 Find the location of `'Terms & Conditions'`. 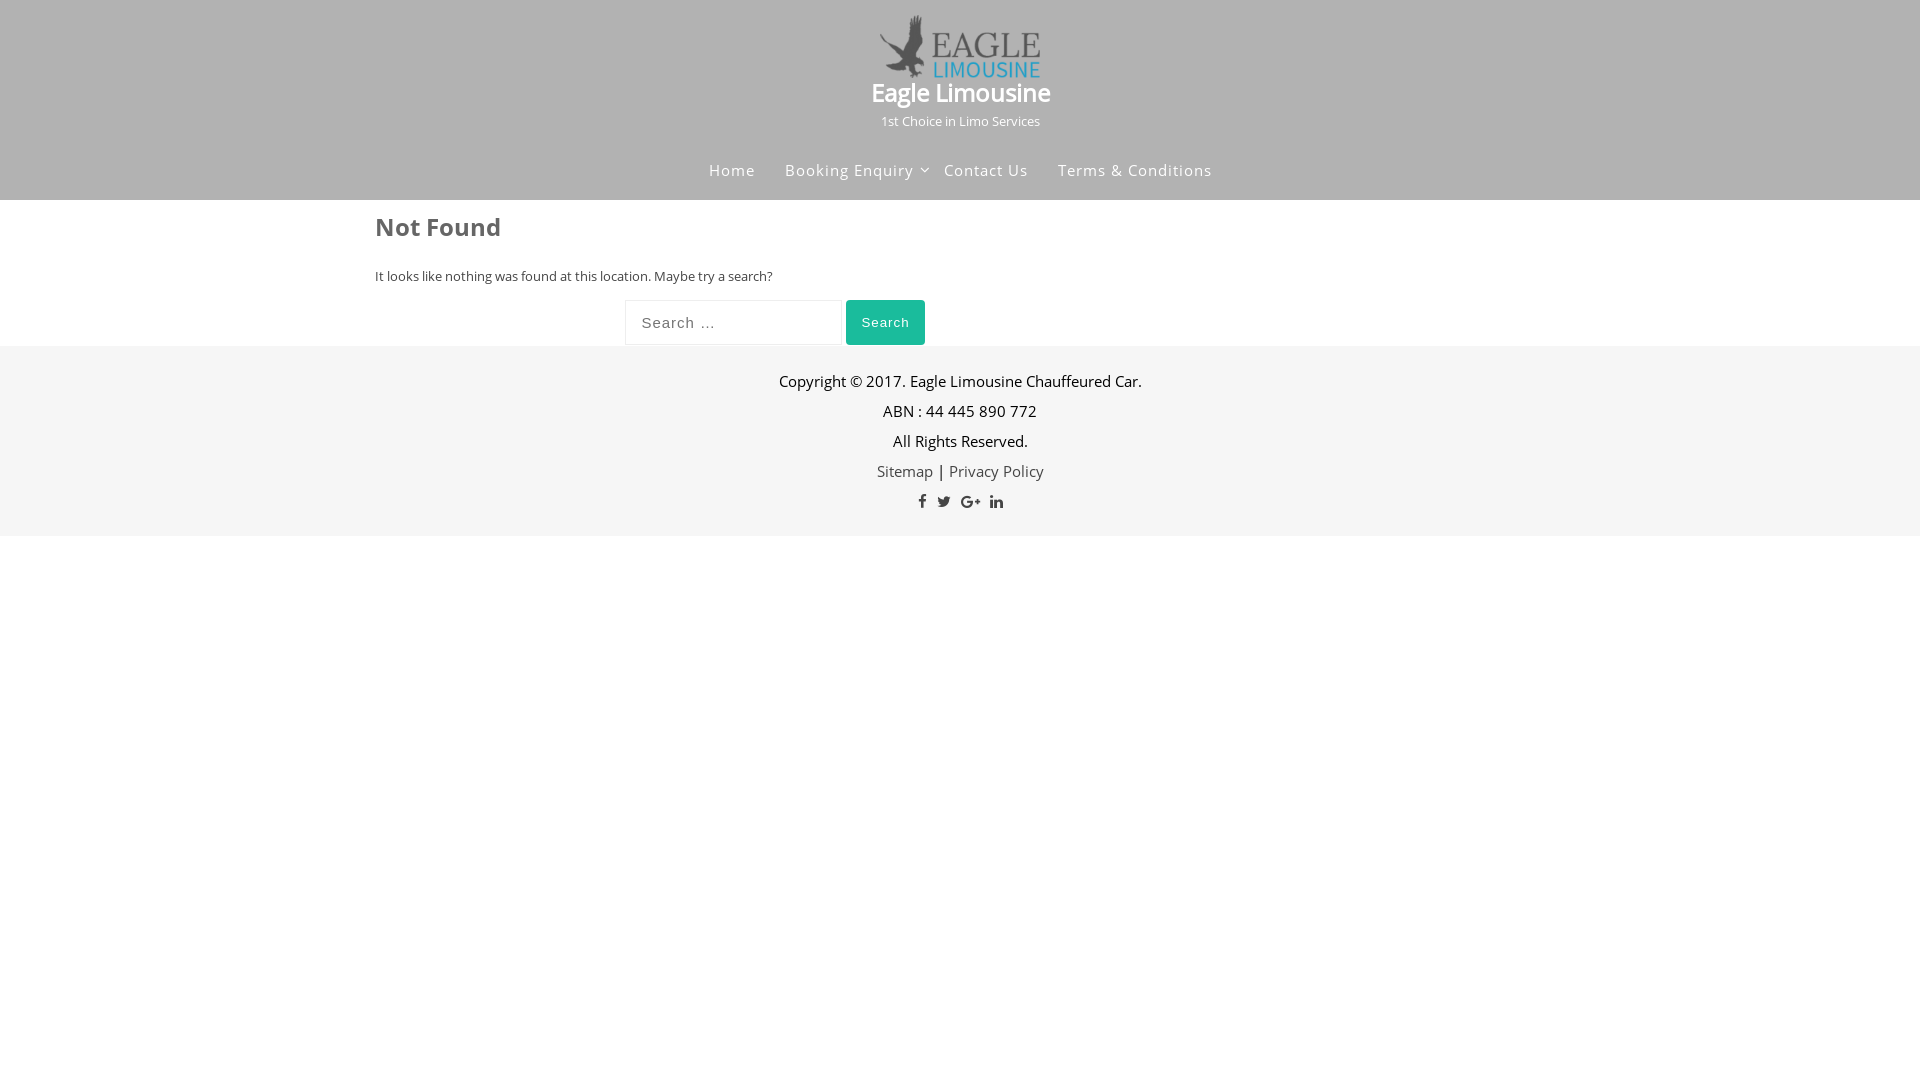

'Terms & Conditions' is located at coordinates (1056, 168).